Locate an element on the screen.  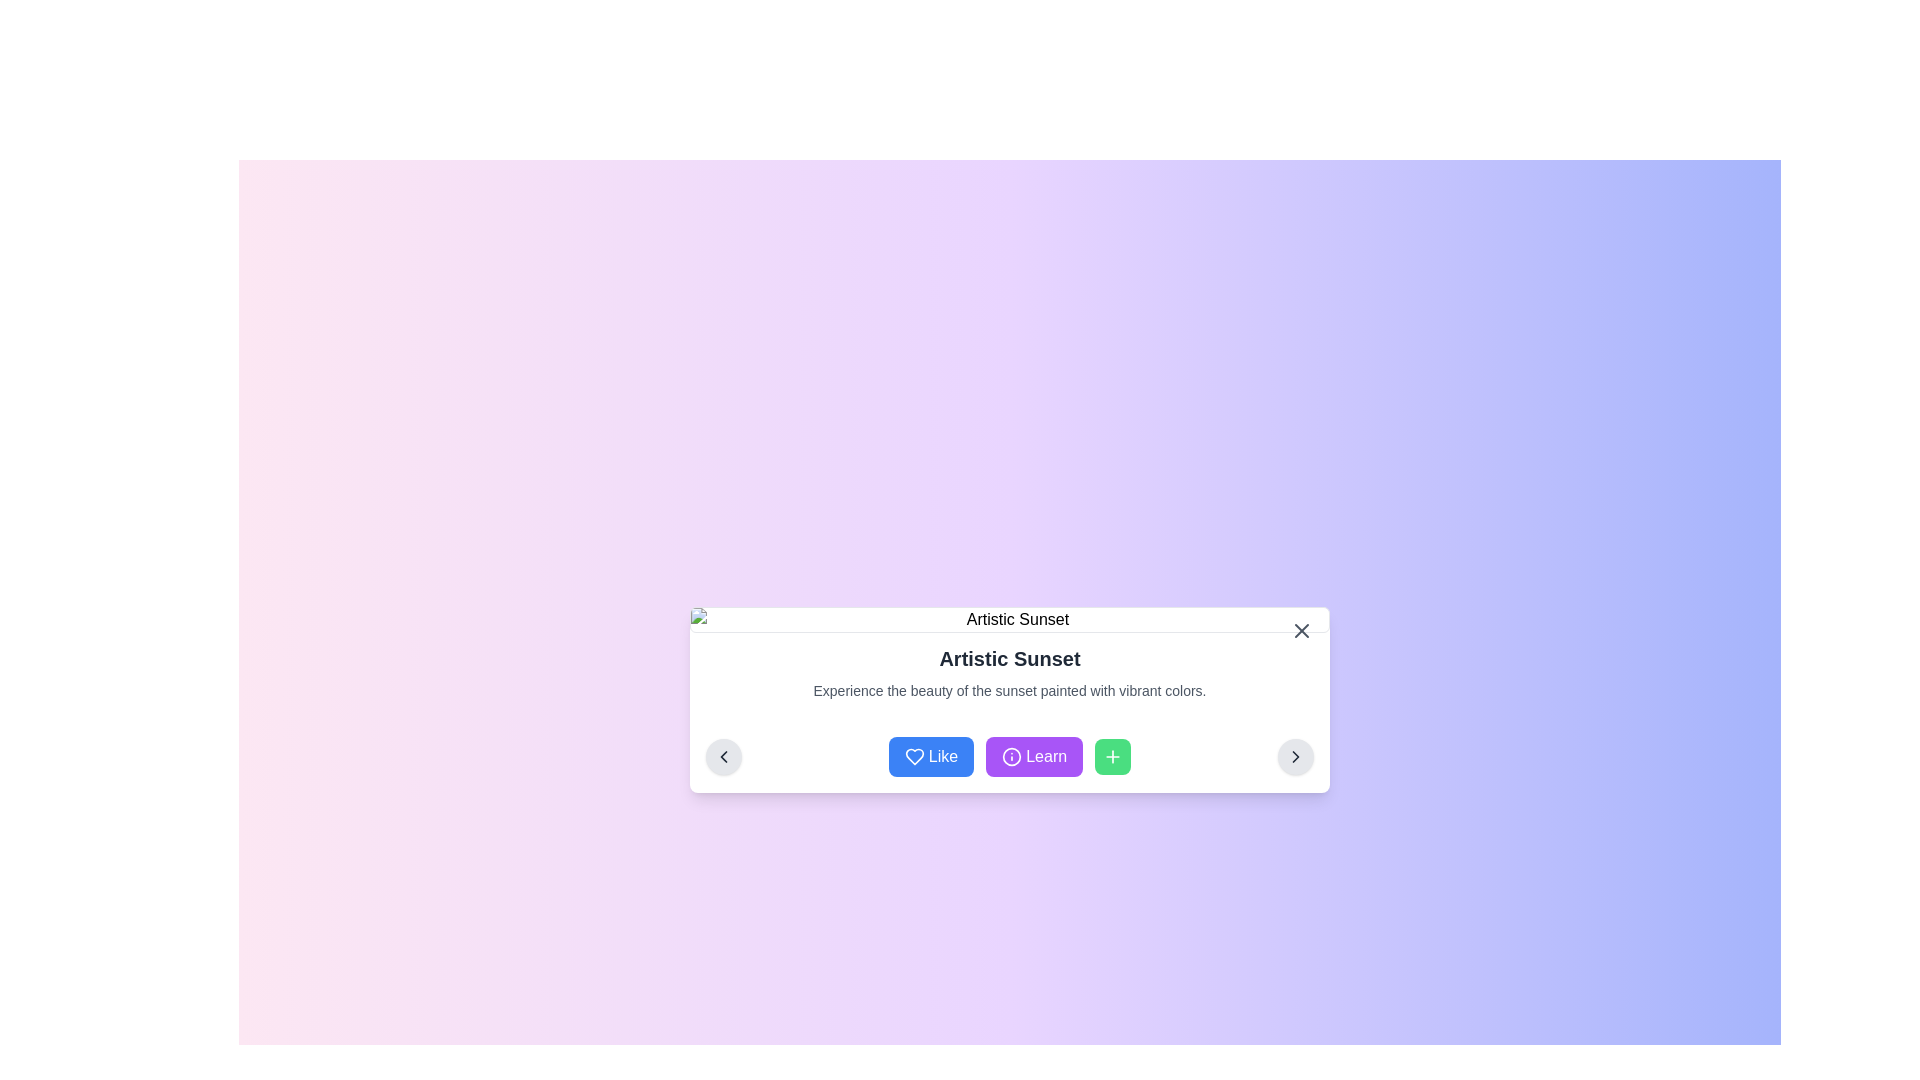
the 'plus' icon which is a white SVG graphic on a green button located at the bottom right corner of the interface for accessibility features is located at coordinates (1112, 756).